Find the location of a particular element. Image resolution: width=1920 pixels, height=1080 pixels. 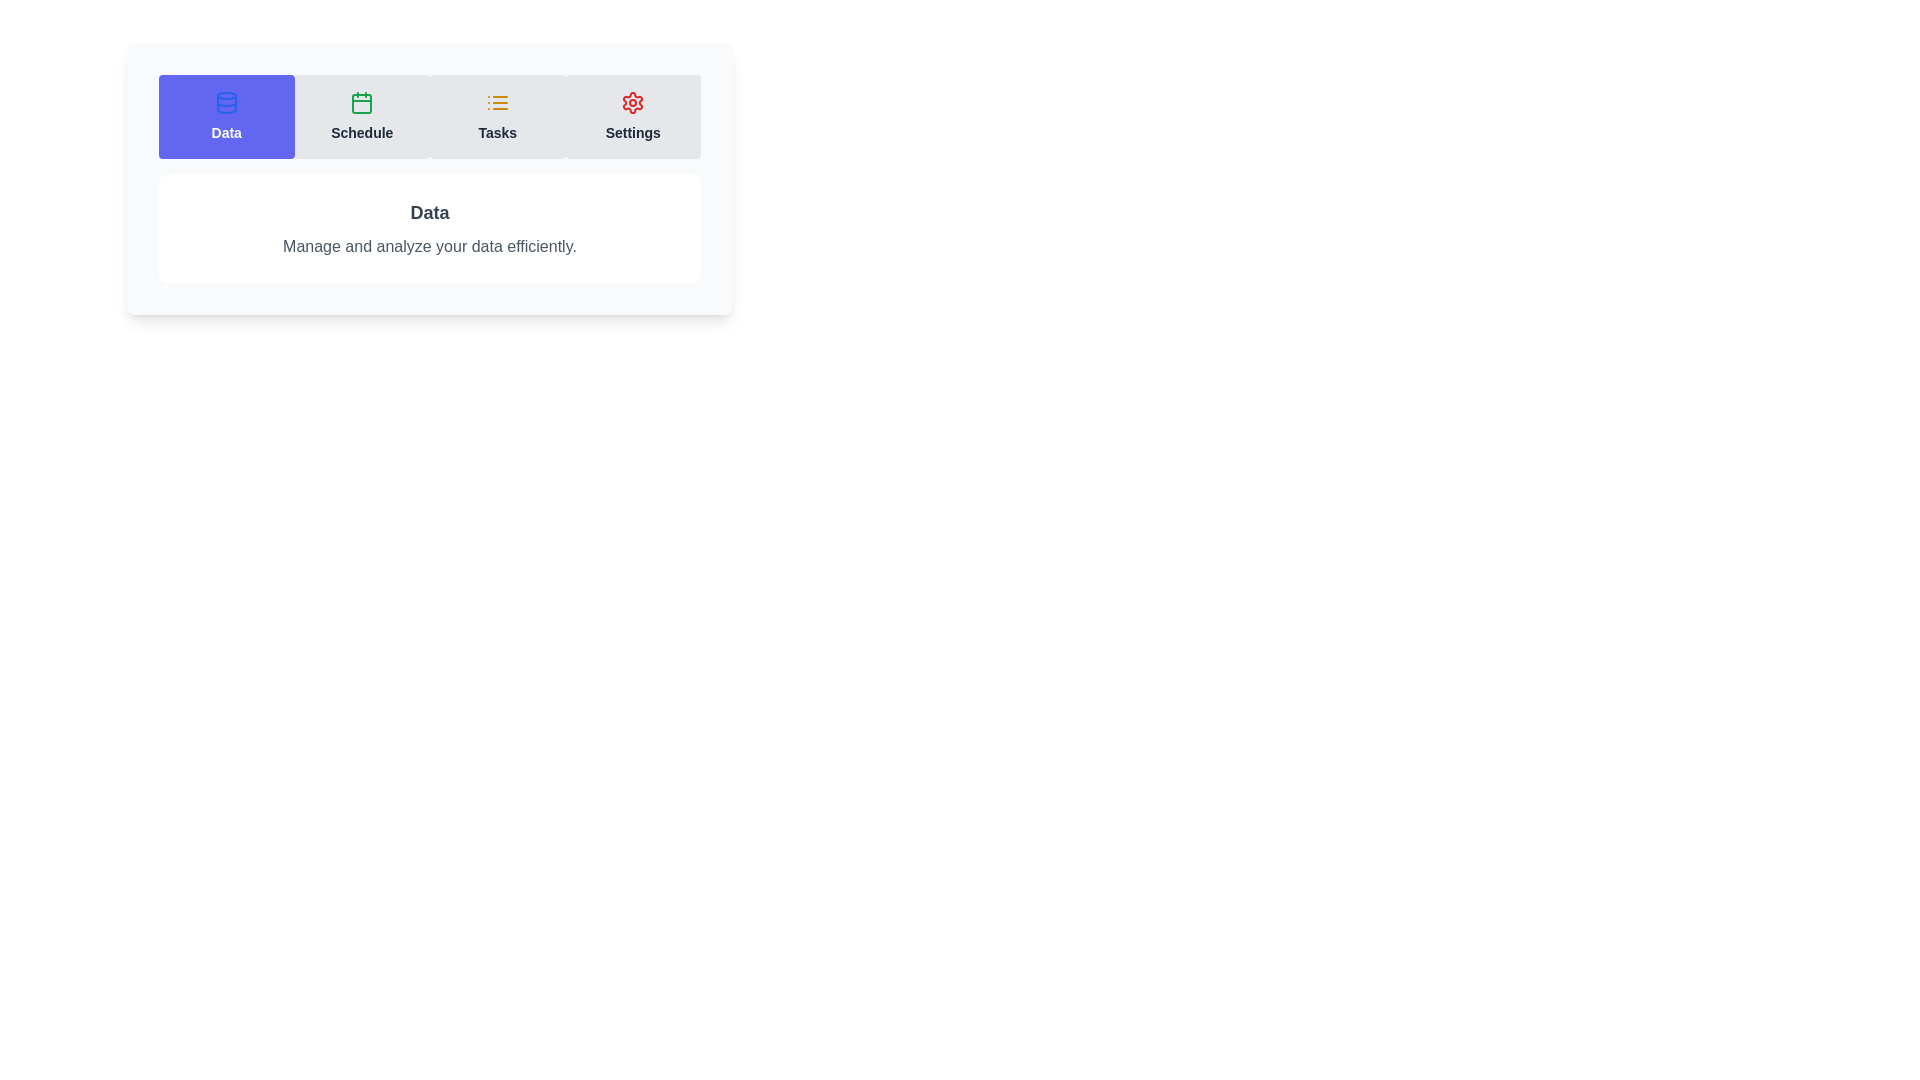

the tab labeled Data to view its content is located at coordinates (226, 116).